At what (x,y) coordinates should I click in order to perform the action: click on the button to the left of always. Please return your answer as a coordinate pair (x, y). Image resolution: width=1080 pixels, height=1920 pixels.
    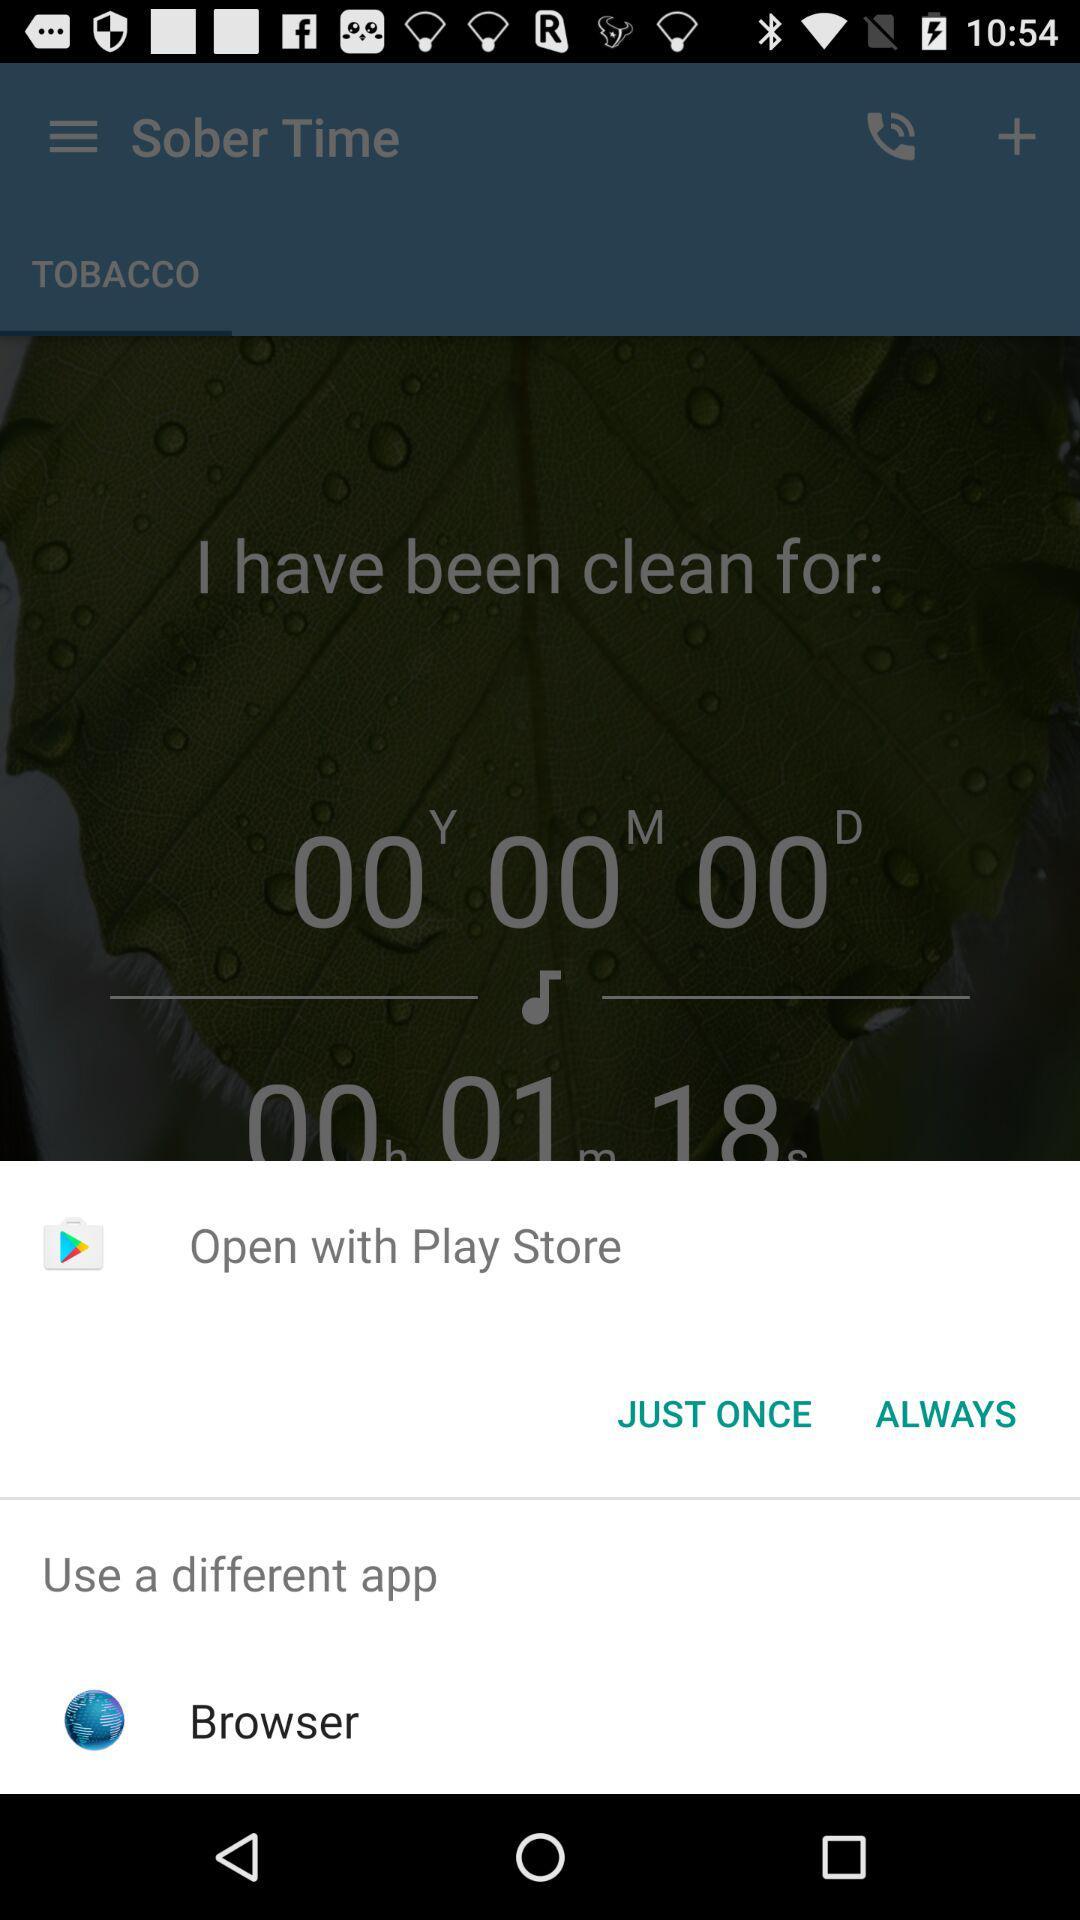
    Looking at the image, I should click on (713, 1411).